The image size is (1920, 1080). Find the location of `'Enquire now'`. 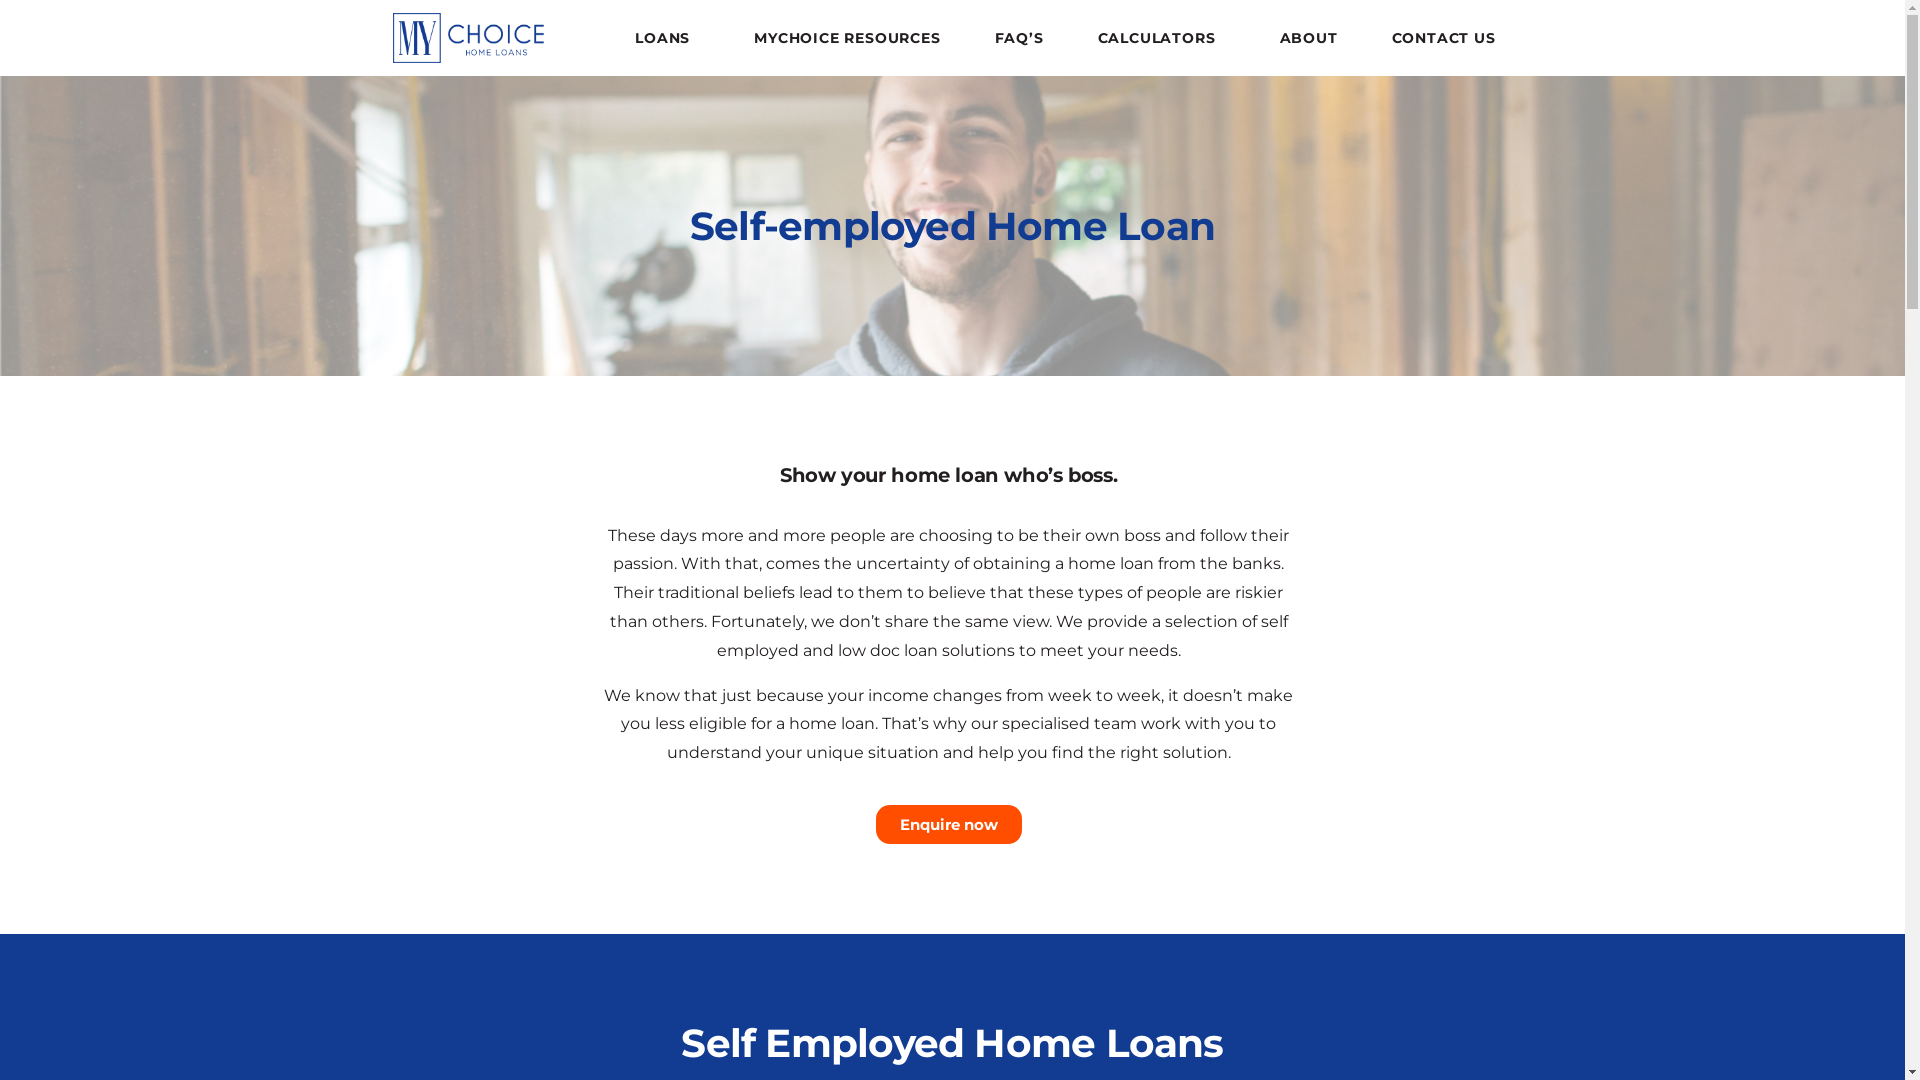

'Enquire now' is located at coordinates (948, 824).